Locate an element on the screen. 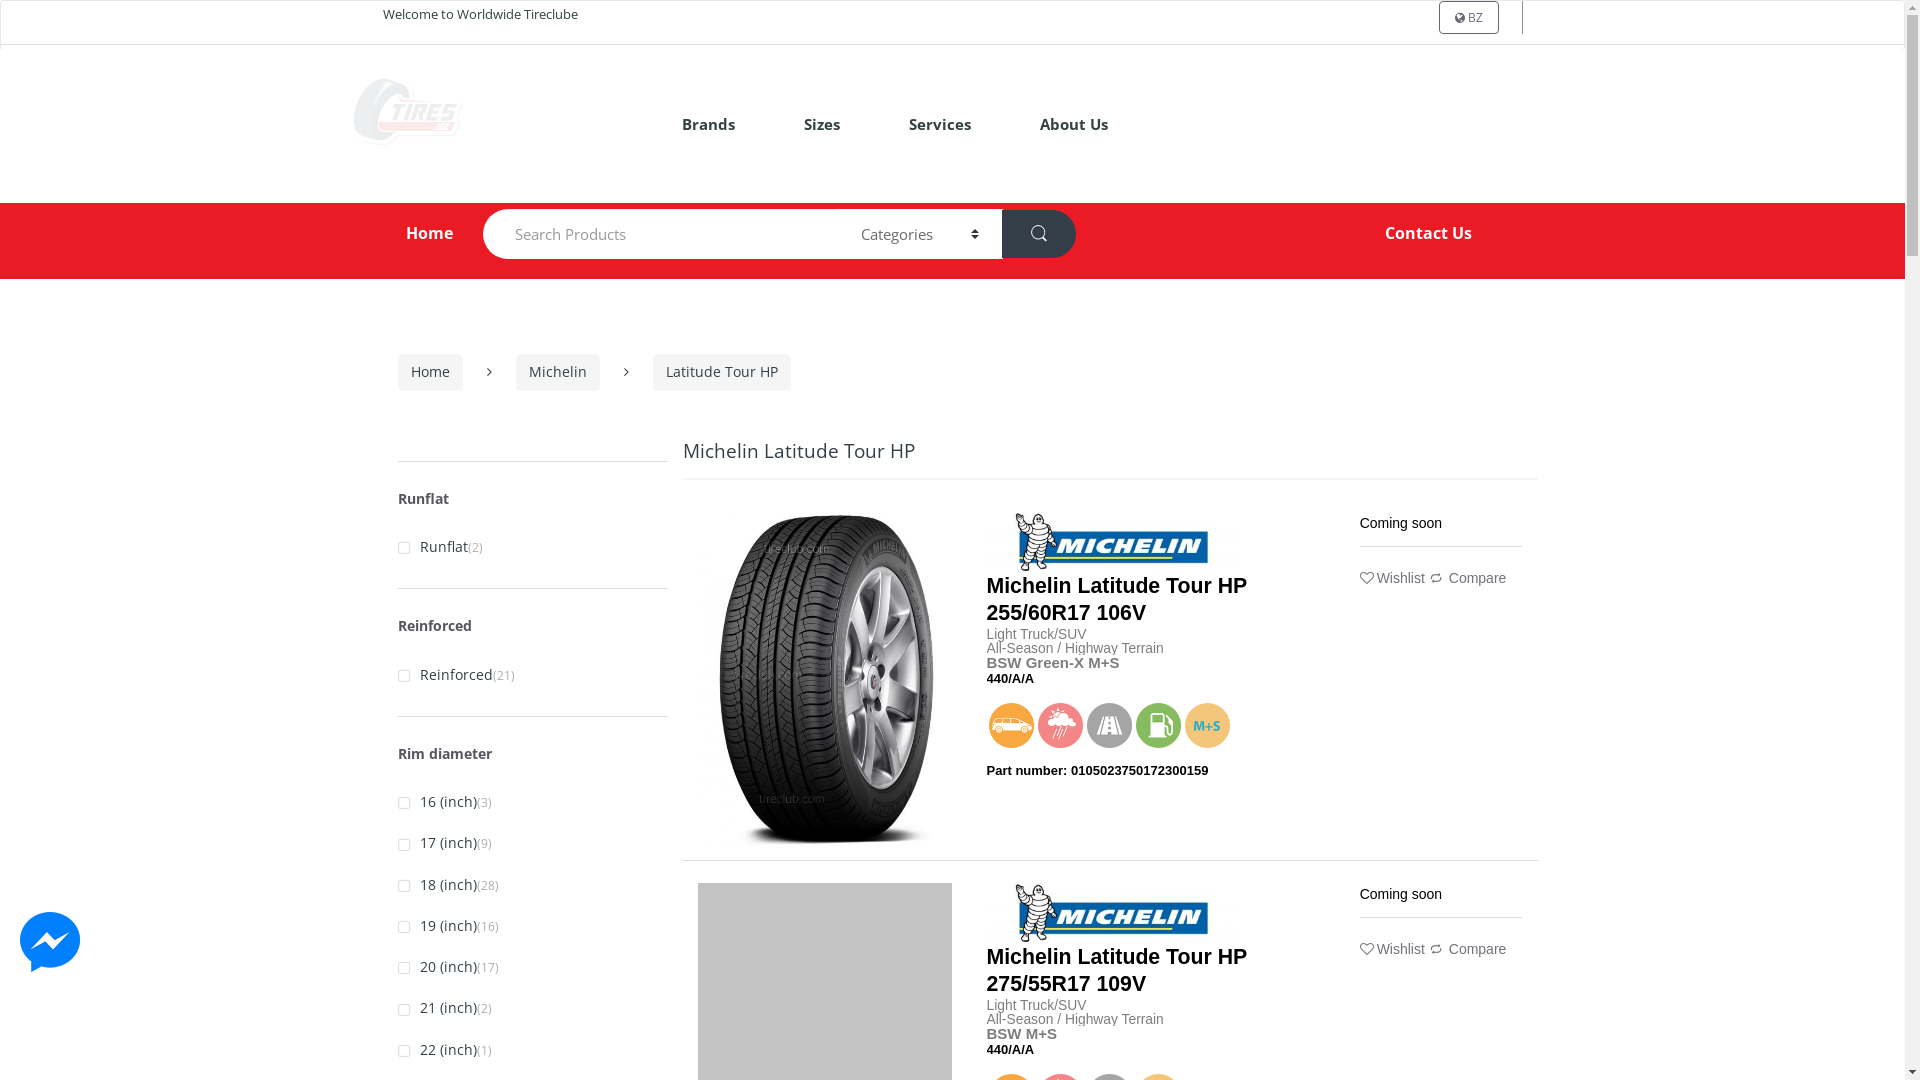 The height and width of the screenshot is (1080, 1920). 'Michelin Latitude Tour HP is located at coordinates (1115, 598).